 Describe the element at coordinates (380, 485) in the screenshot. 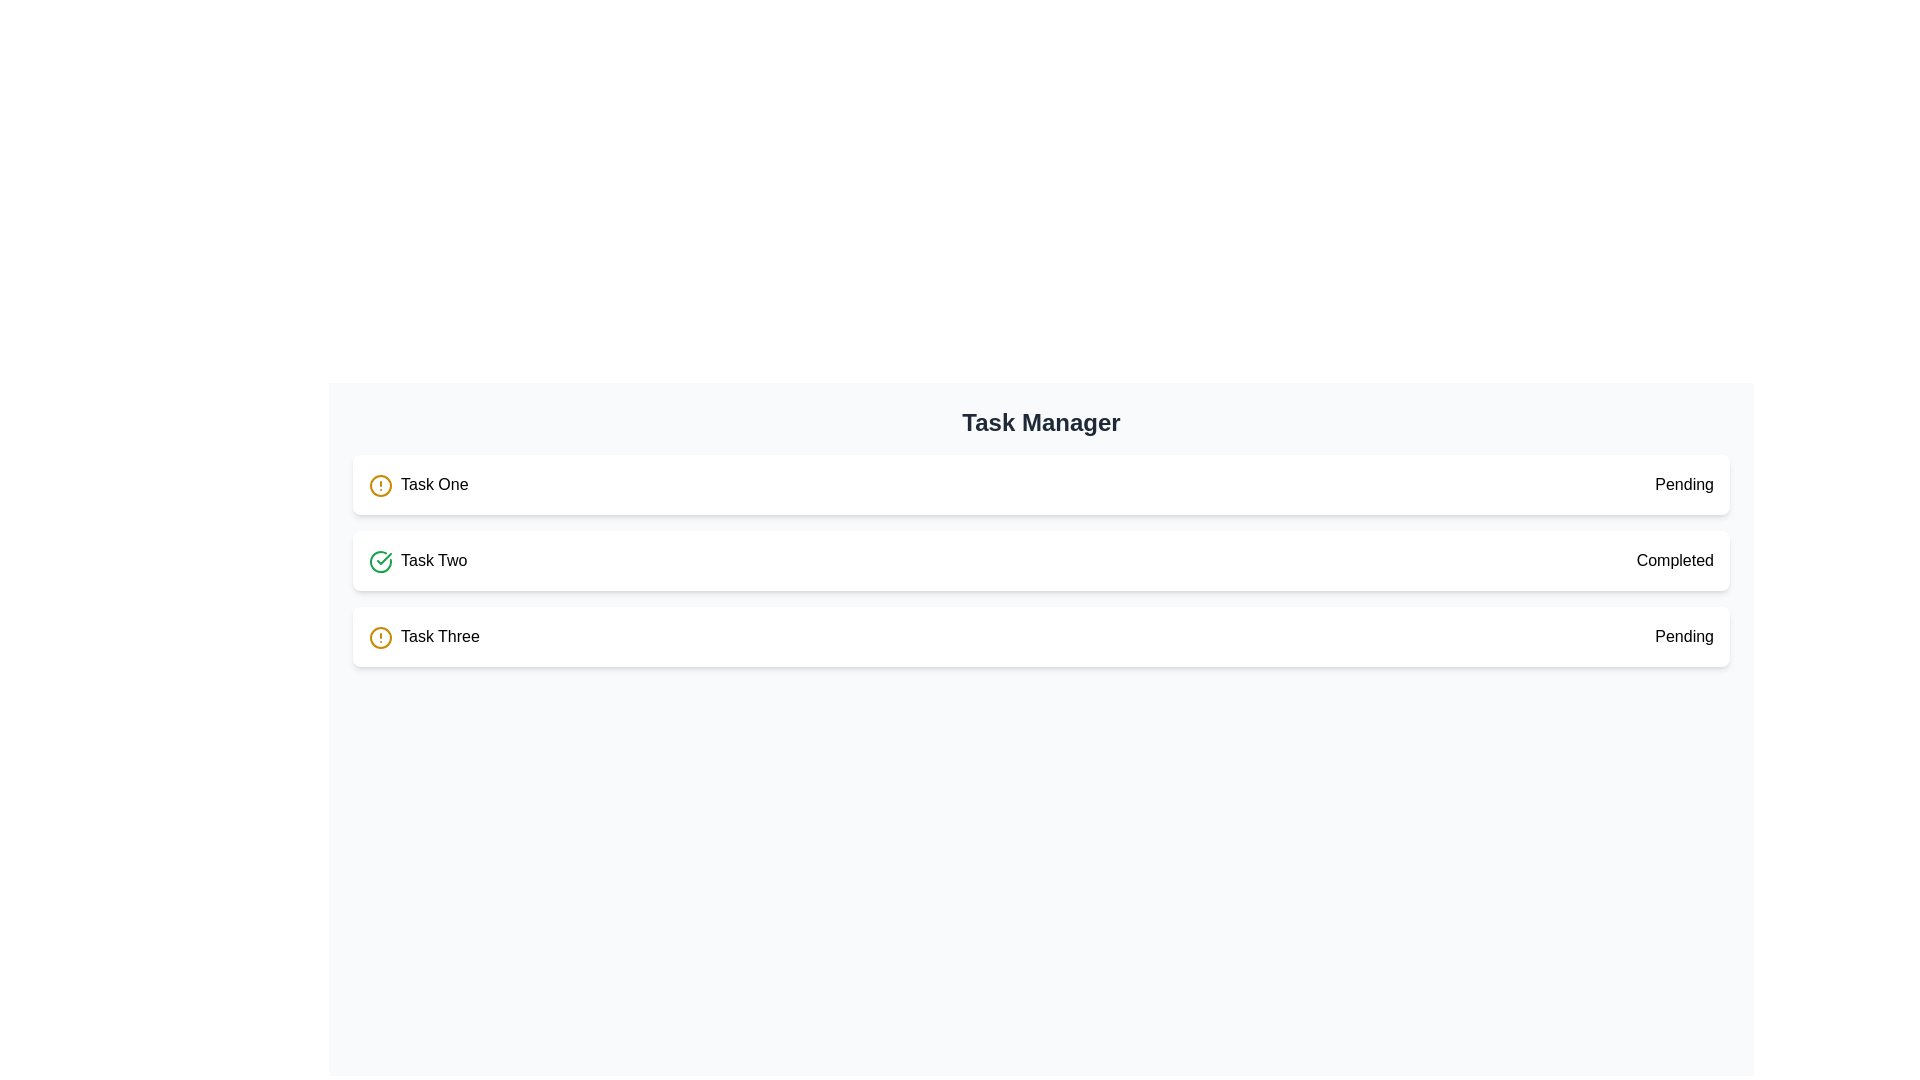

I see `the circular icon with a yellow outline and an exclamation mark, located on the left side of the row for Task One` at that location.